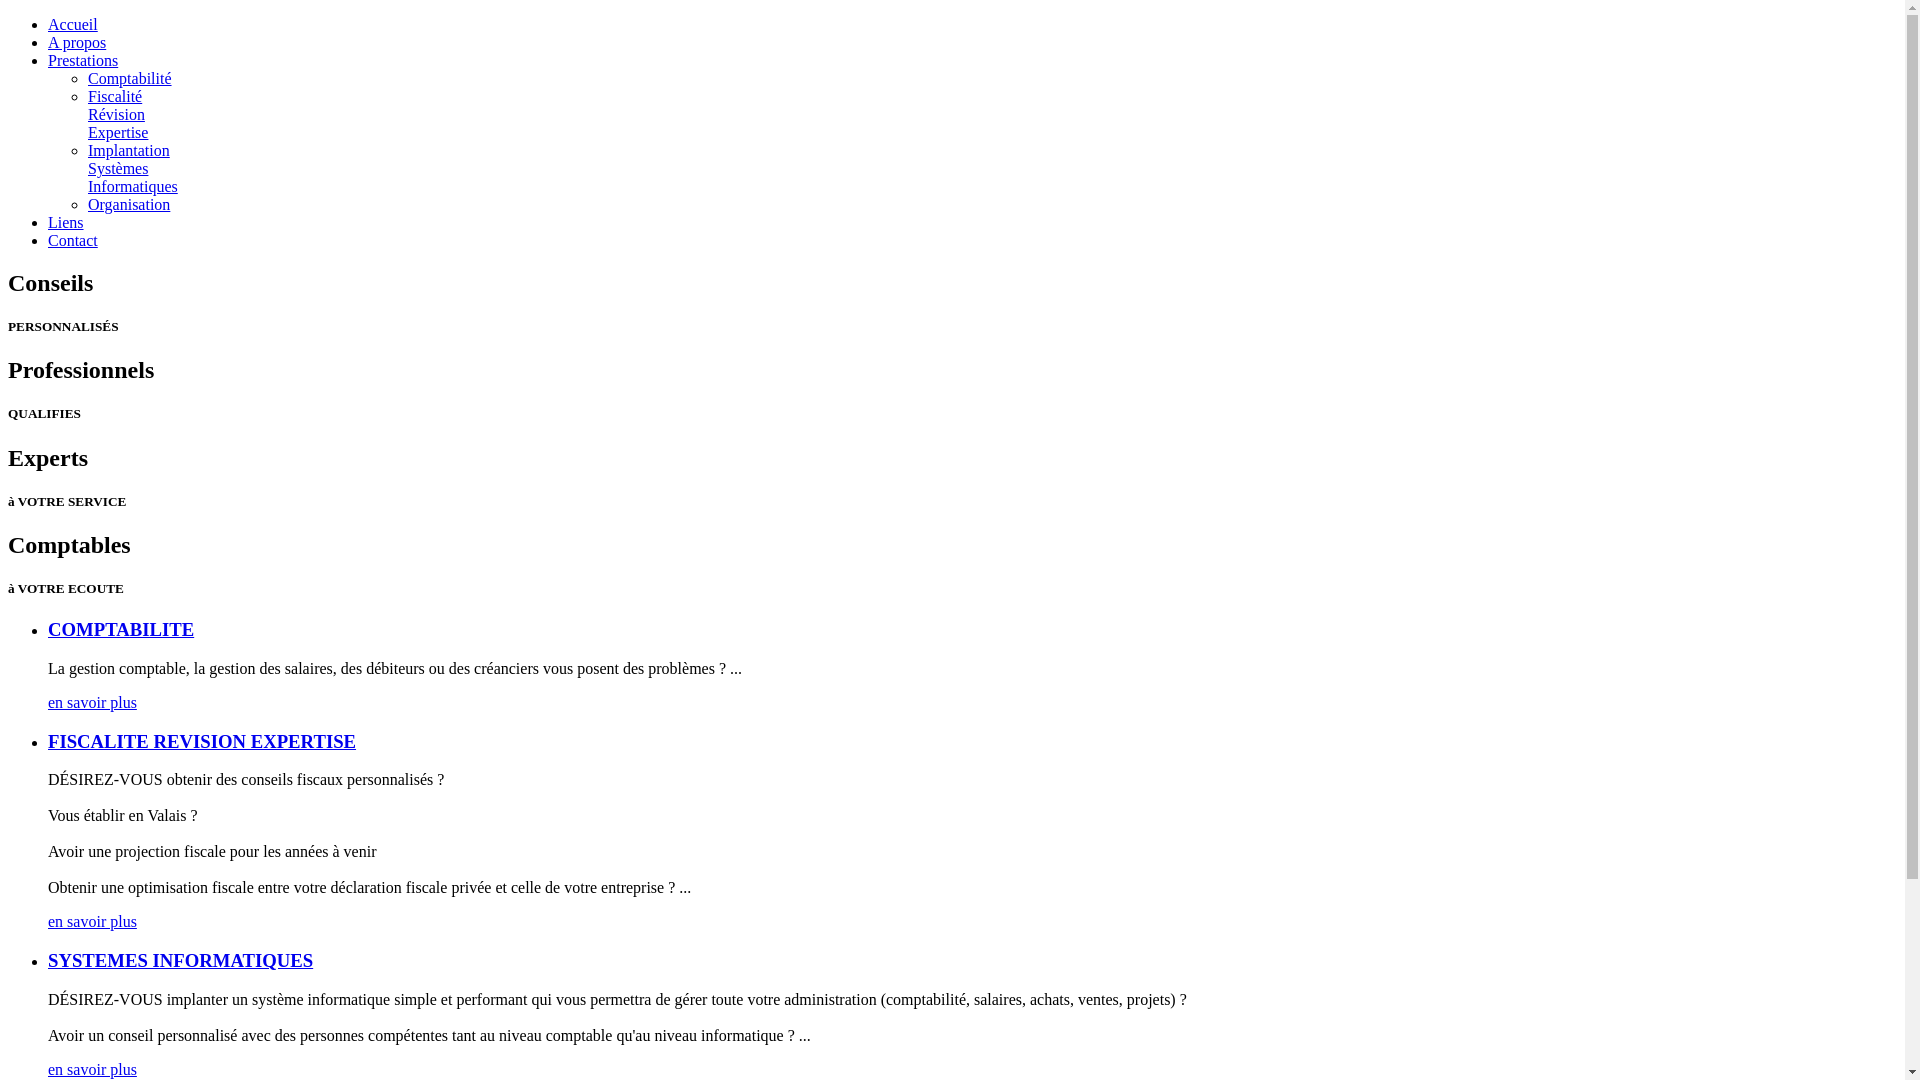  I want to click on 'en savoir plus', so click(91, 701).